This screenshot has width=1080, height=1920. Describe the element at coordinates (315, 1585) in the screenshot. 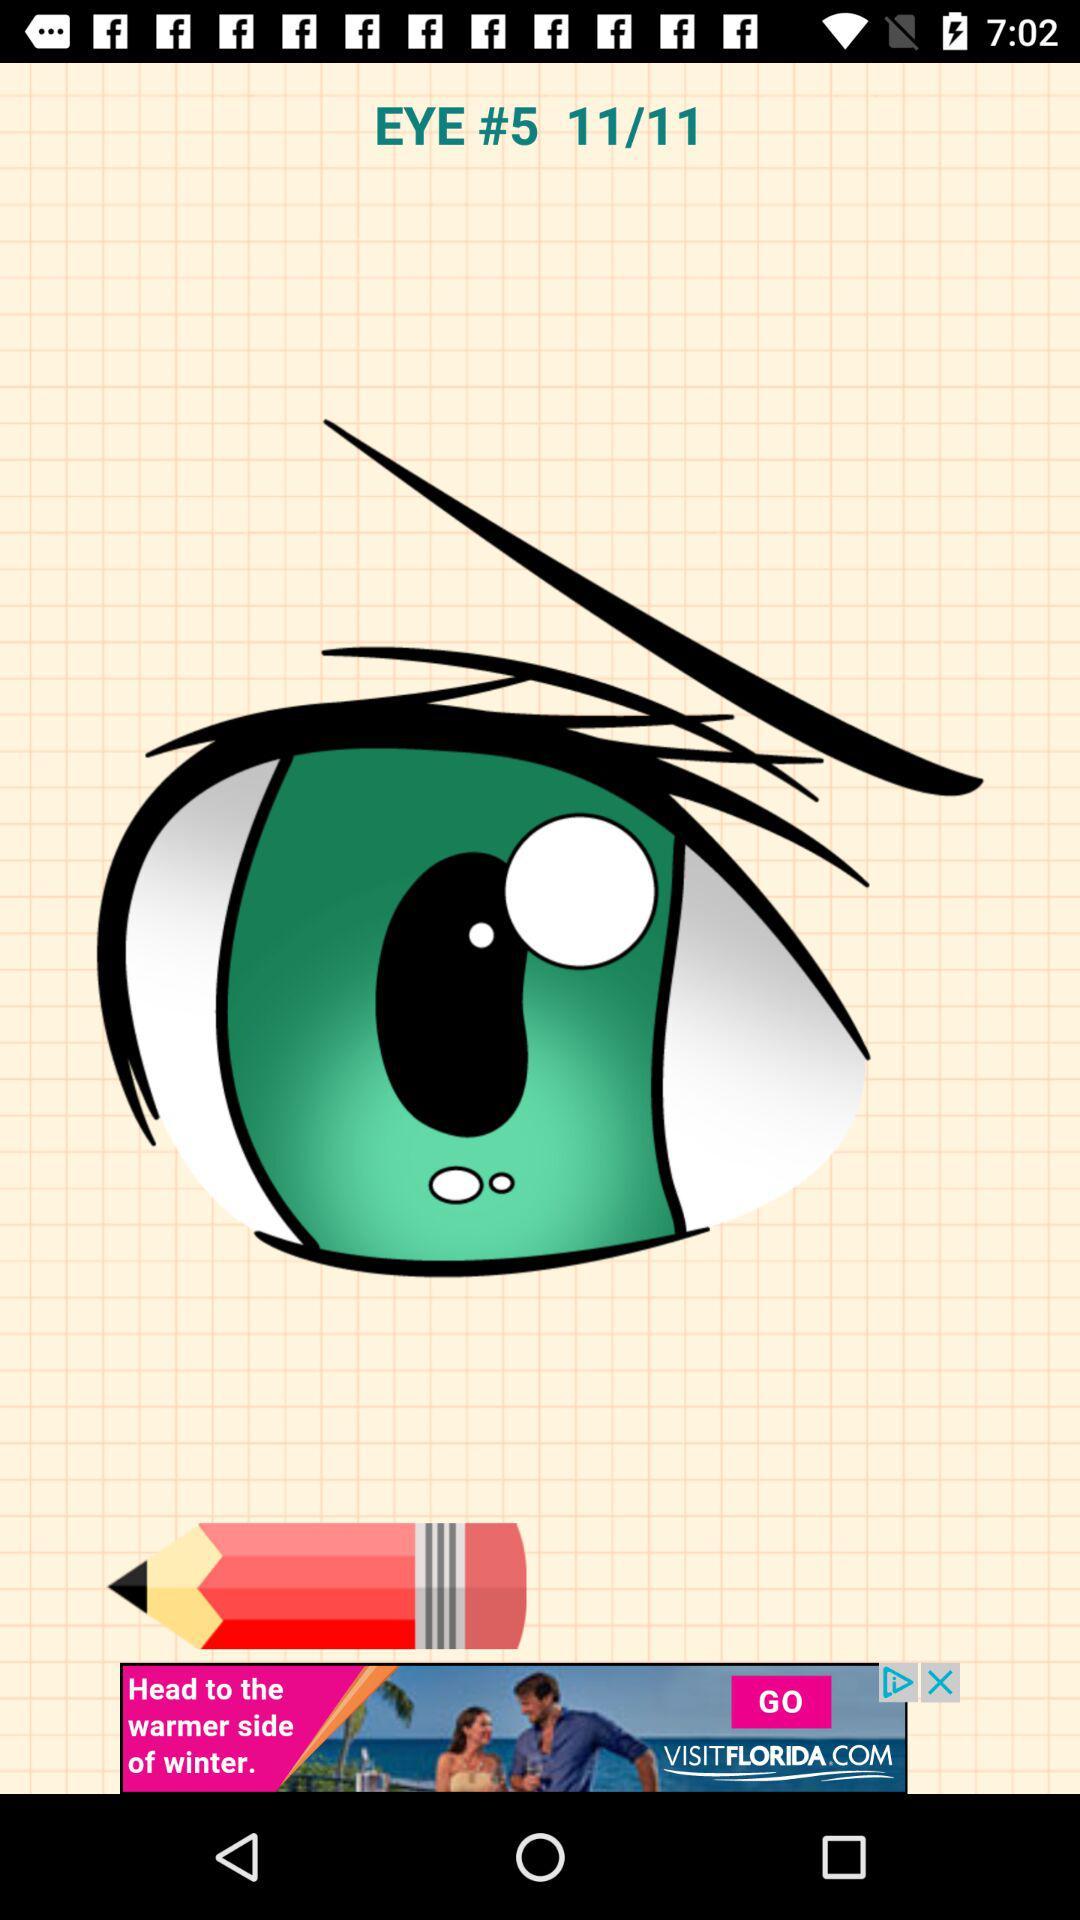

I see `pencil` at that location.